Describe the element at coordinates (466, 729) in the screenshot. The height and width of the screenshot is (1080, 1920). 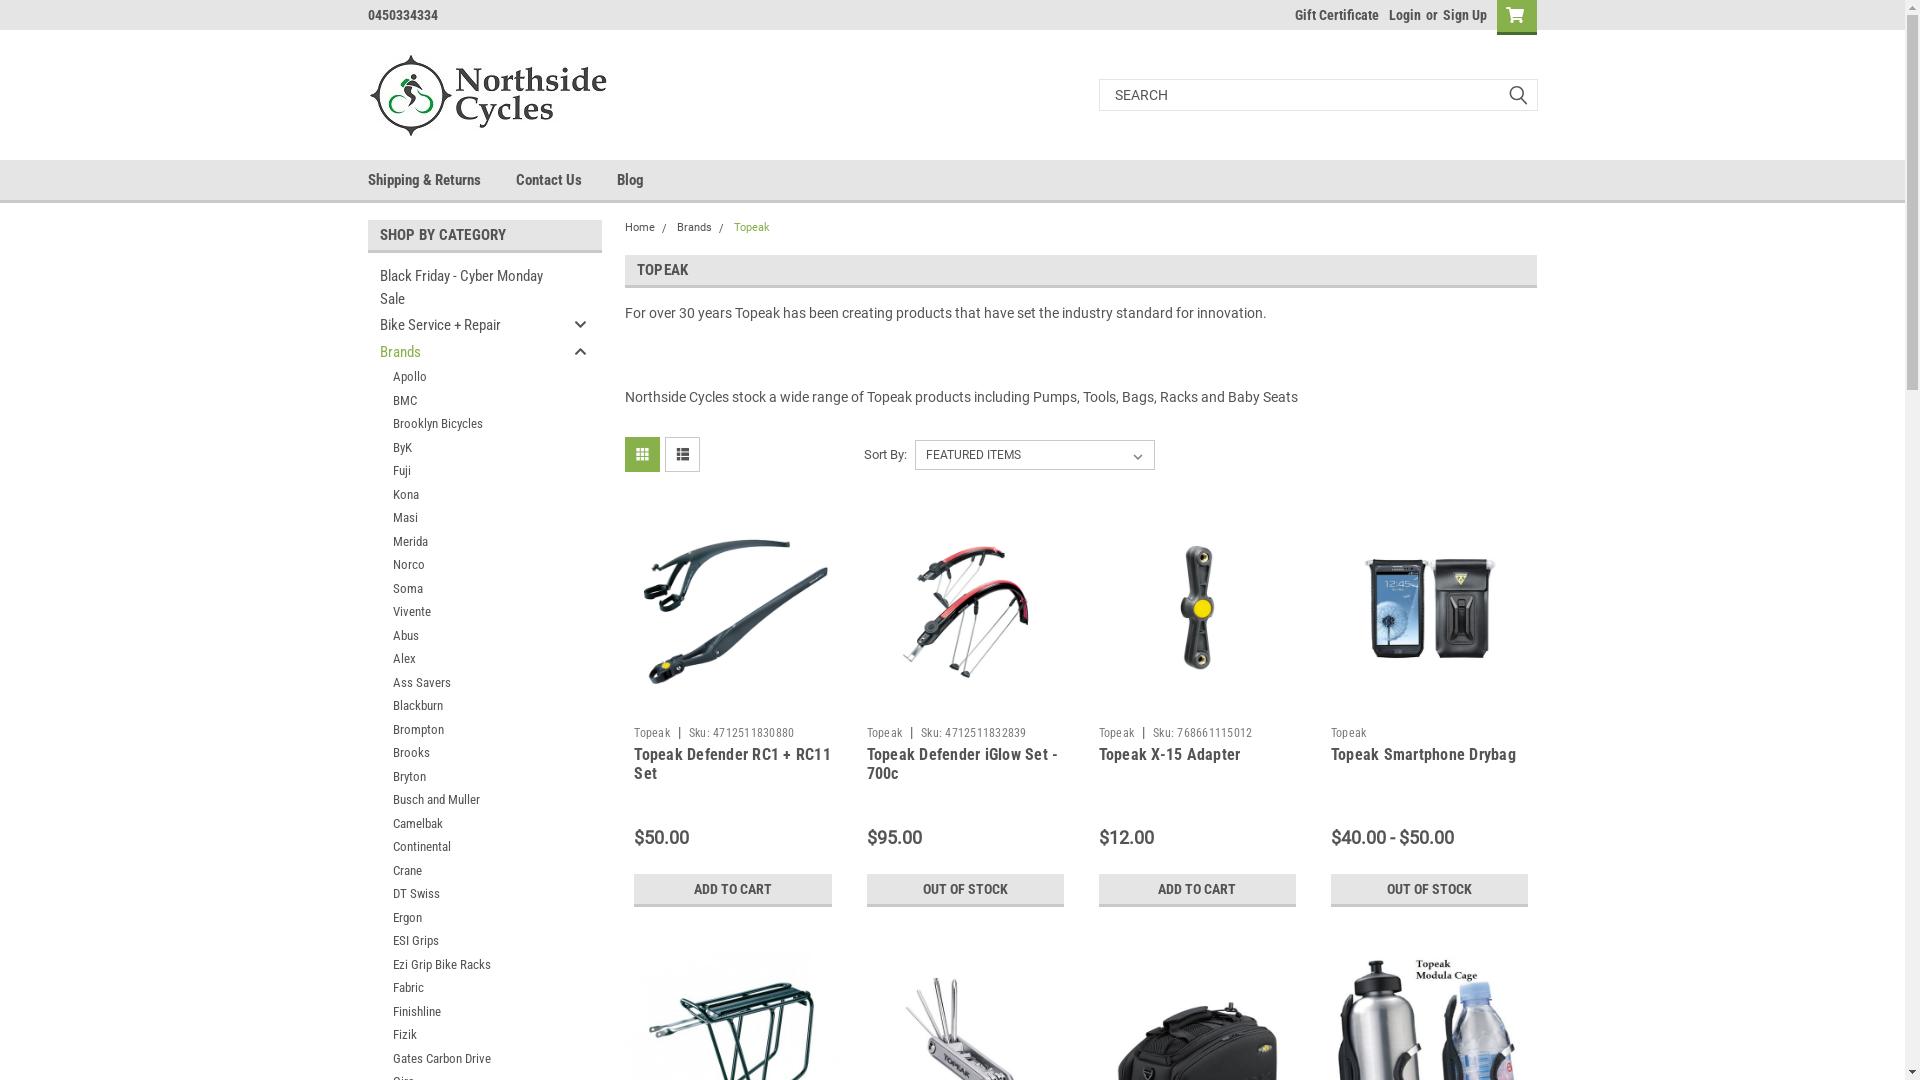
I see `'Brompton'` at that location.